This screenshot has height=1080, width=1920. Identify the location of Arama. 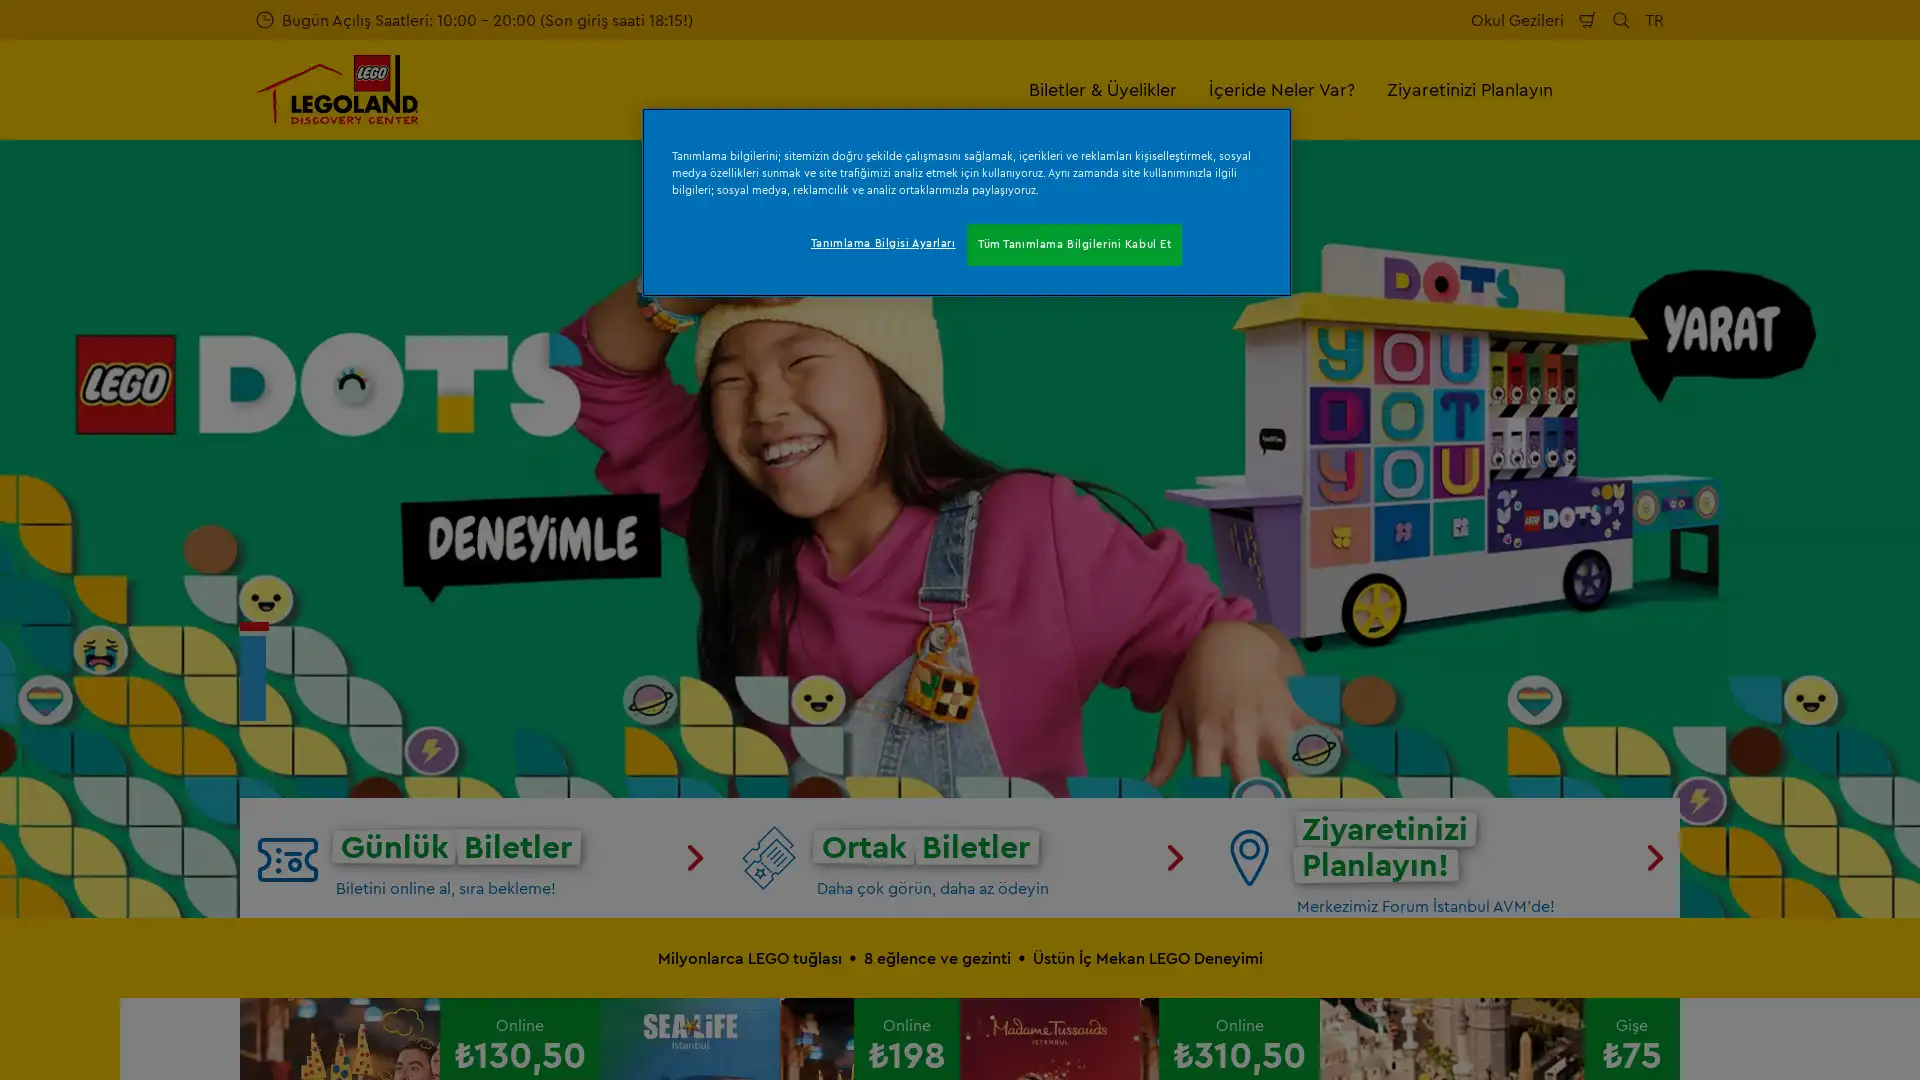
(1621, 19).